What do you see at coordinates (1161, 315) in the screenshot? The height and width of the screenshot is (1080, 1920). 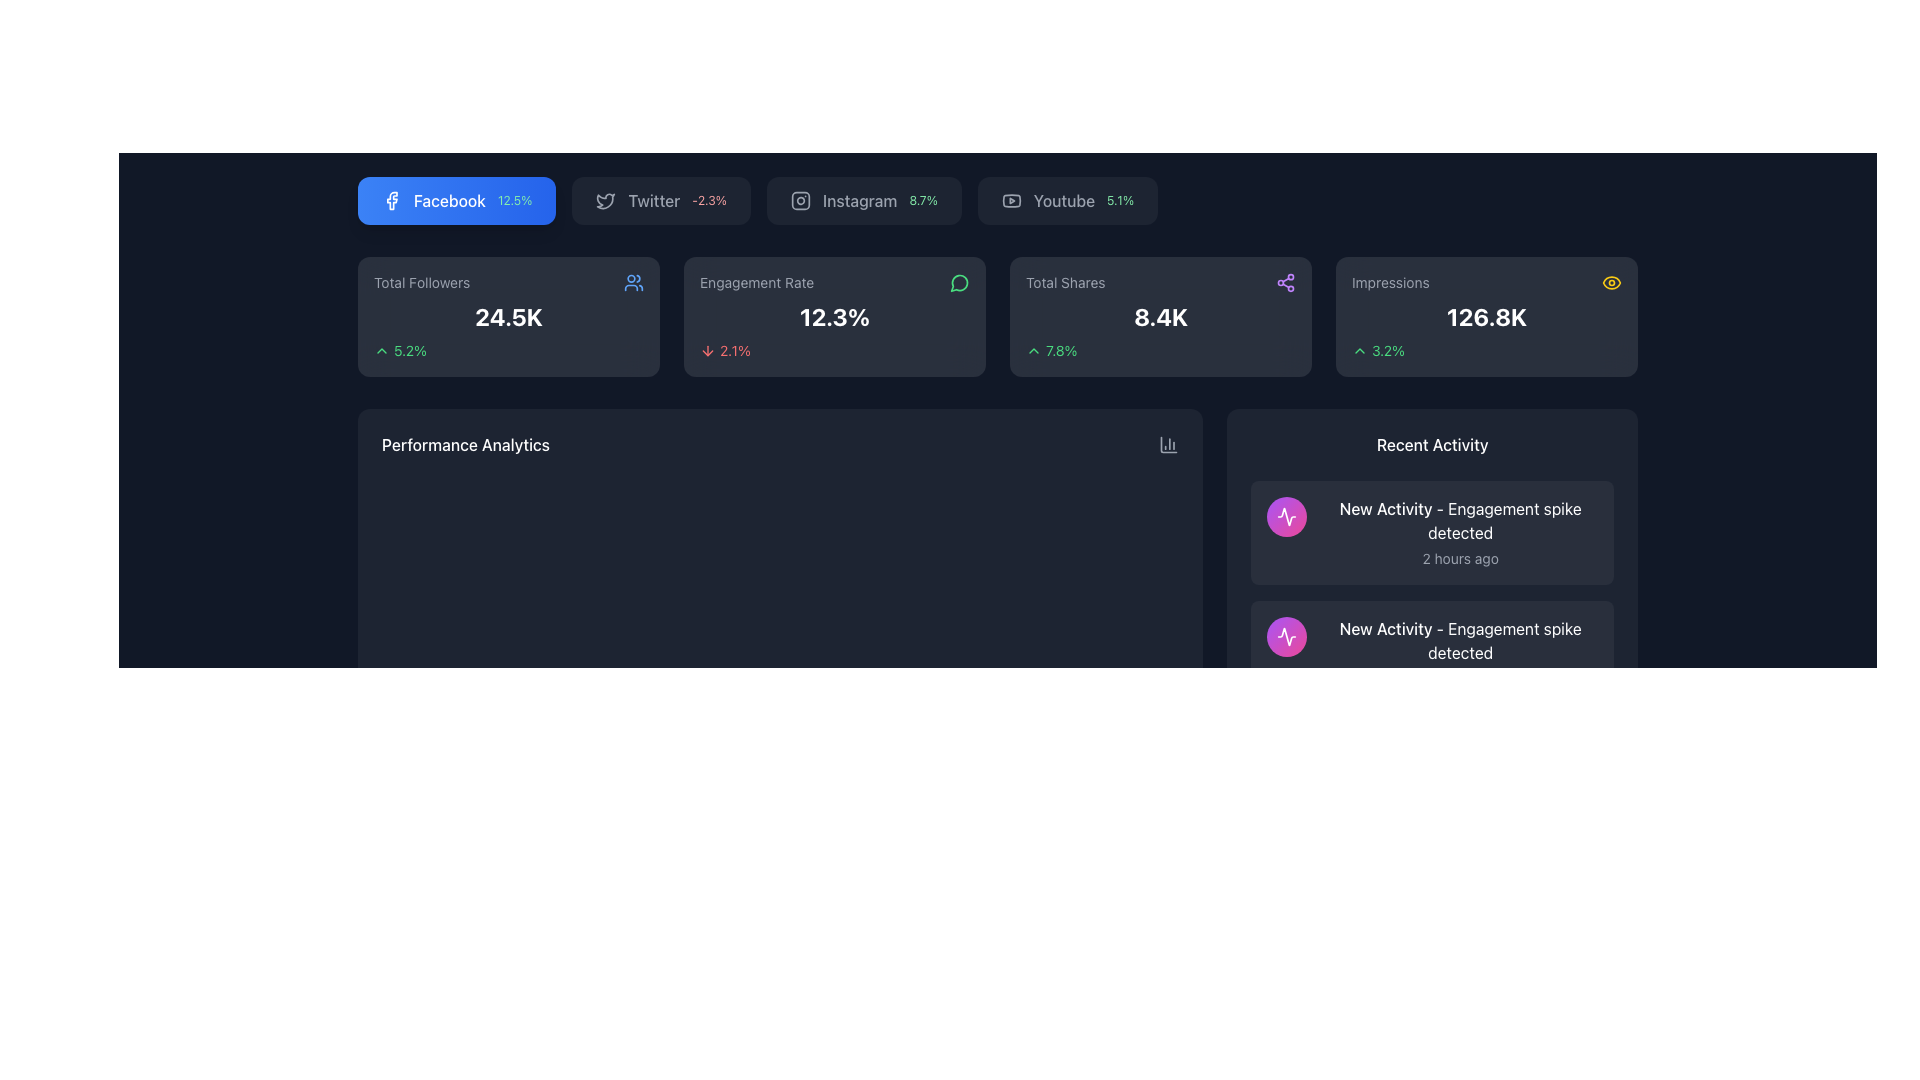 I see `the text displaying '8.4K' in the Total Shares card, which is styled in white and positioned below the title 'Total Shares'` at bounding box center [1161, 315].